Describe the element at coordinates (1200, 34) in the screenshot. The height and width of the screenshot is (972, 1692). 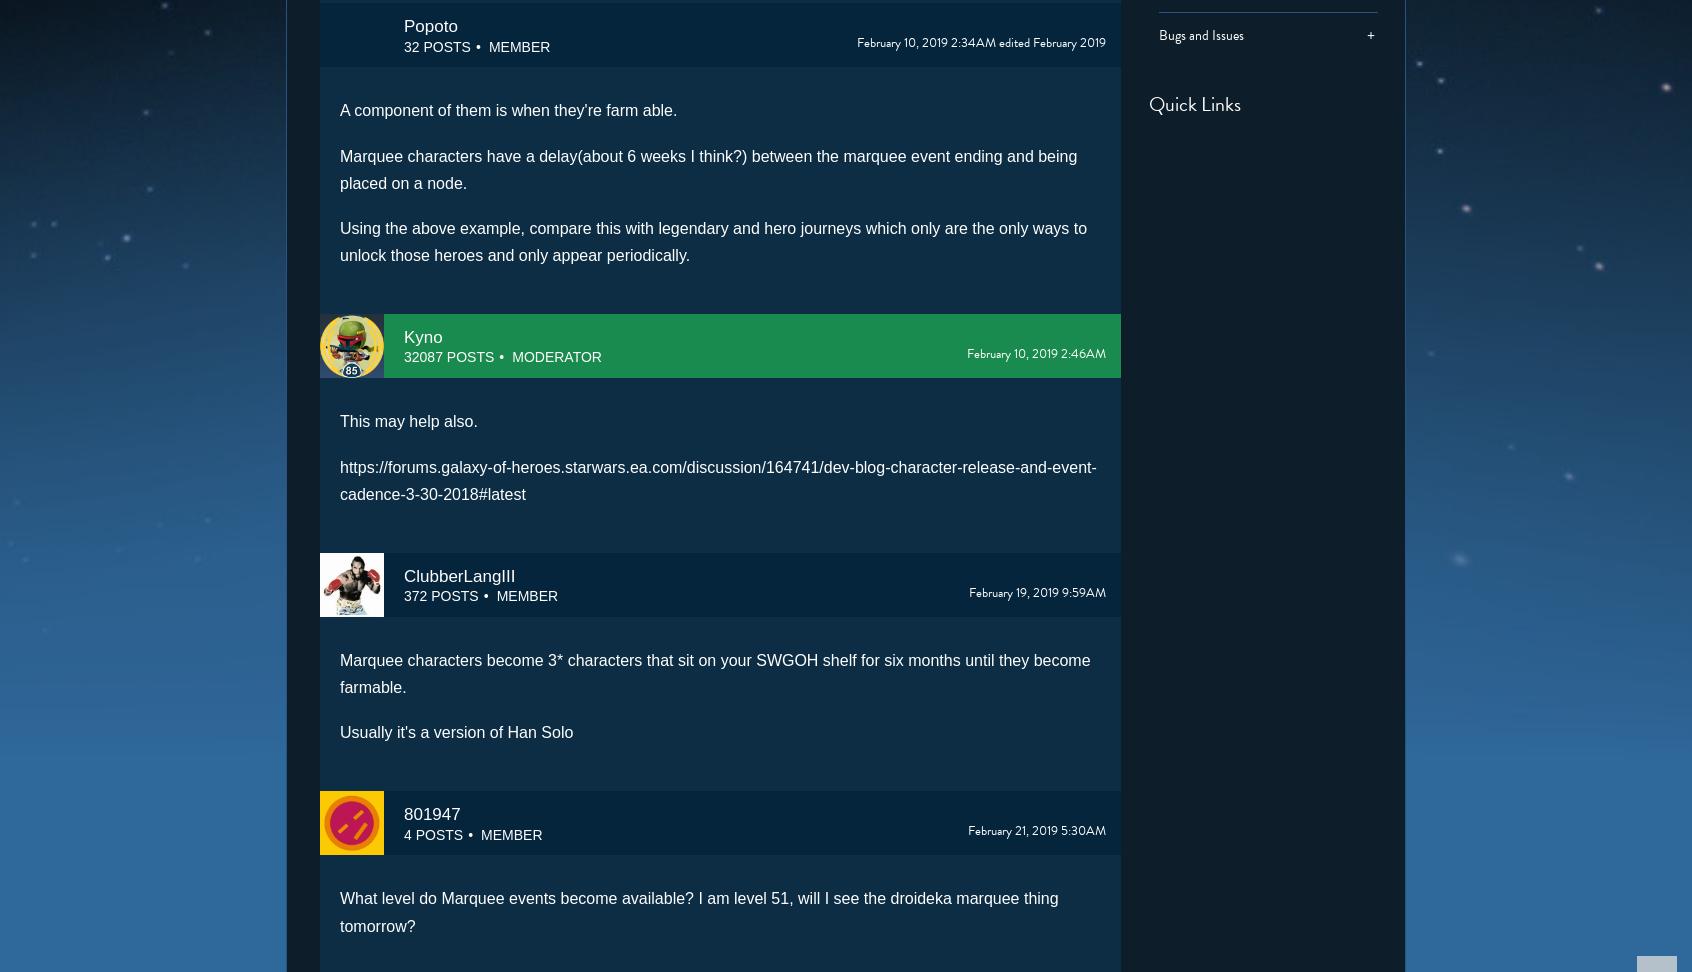
I see `'Bugs and Issues'` at that location.